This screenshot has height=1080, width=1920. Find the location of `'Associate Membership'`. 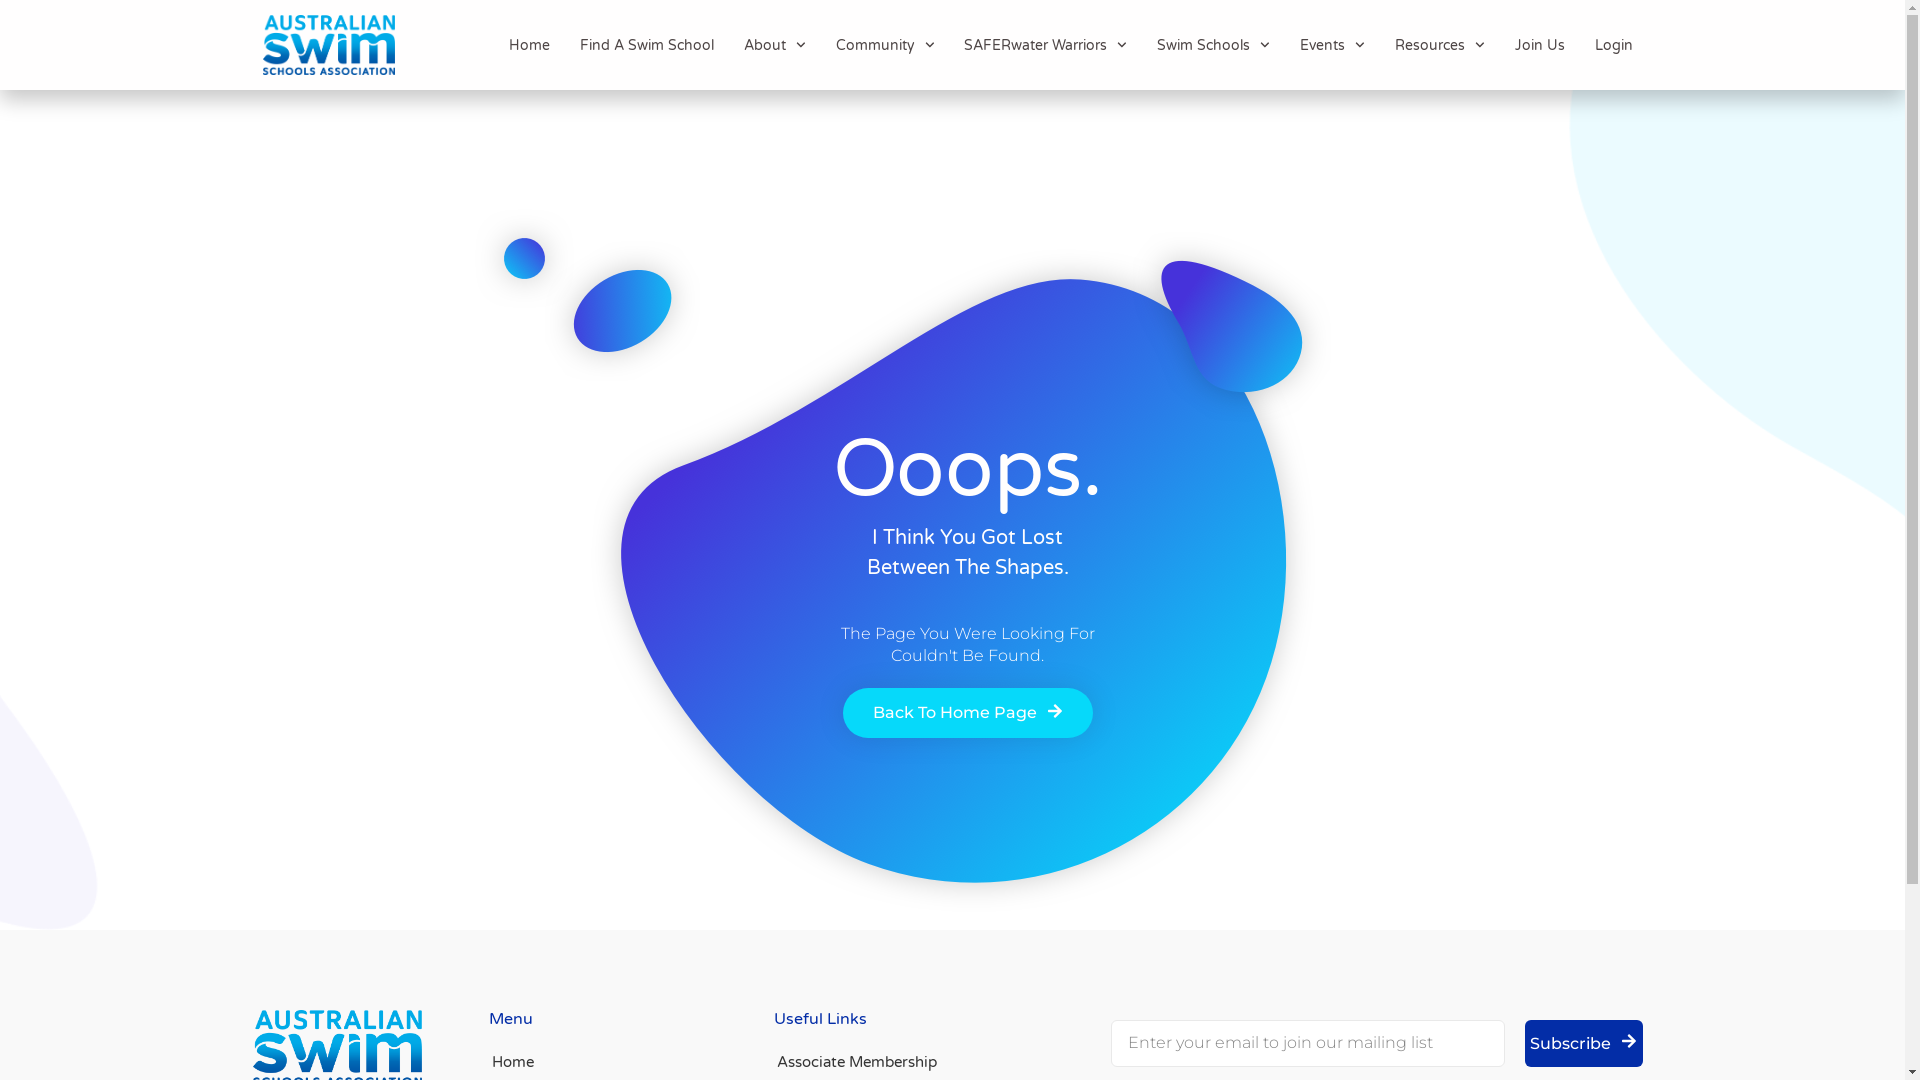

'Associate Membership' is located at coordinates (917, 1060).